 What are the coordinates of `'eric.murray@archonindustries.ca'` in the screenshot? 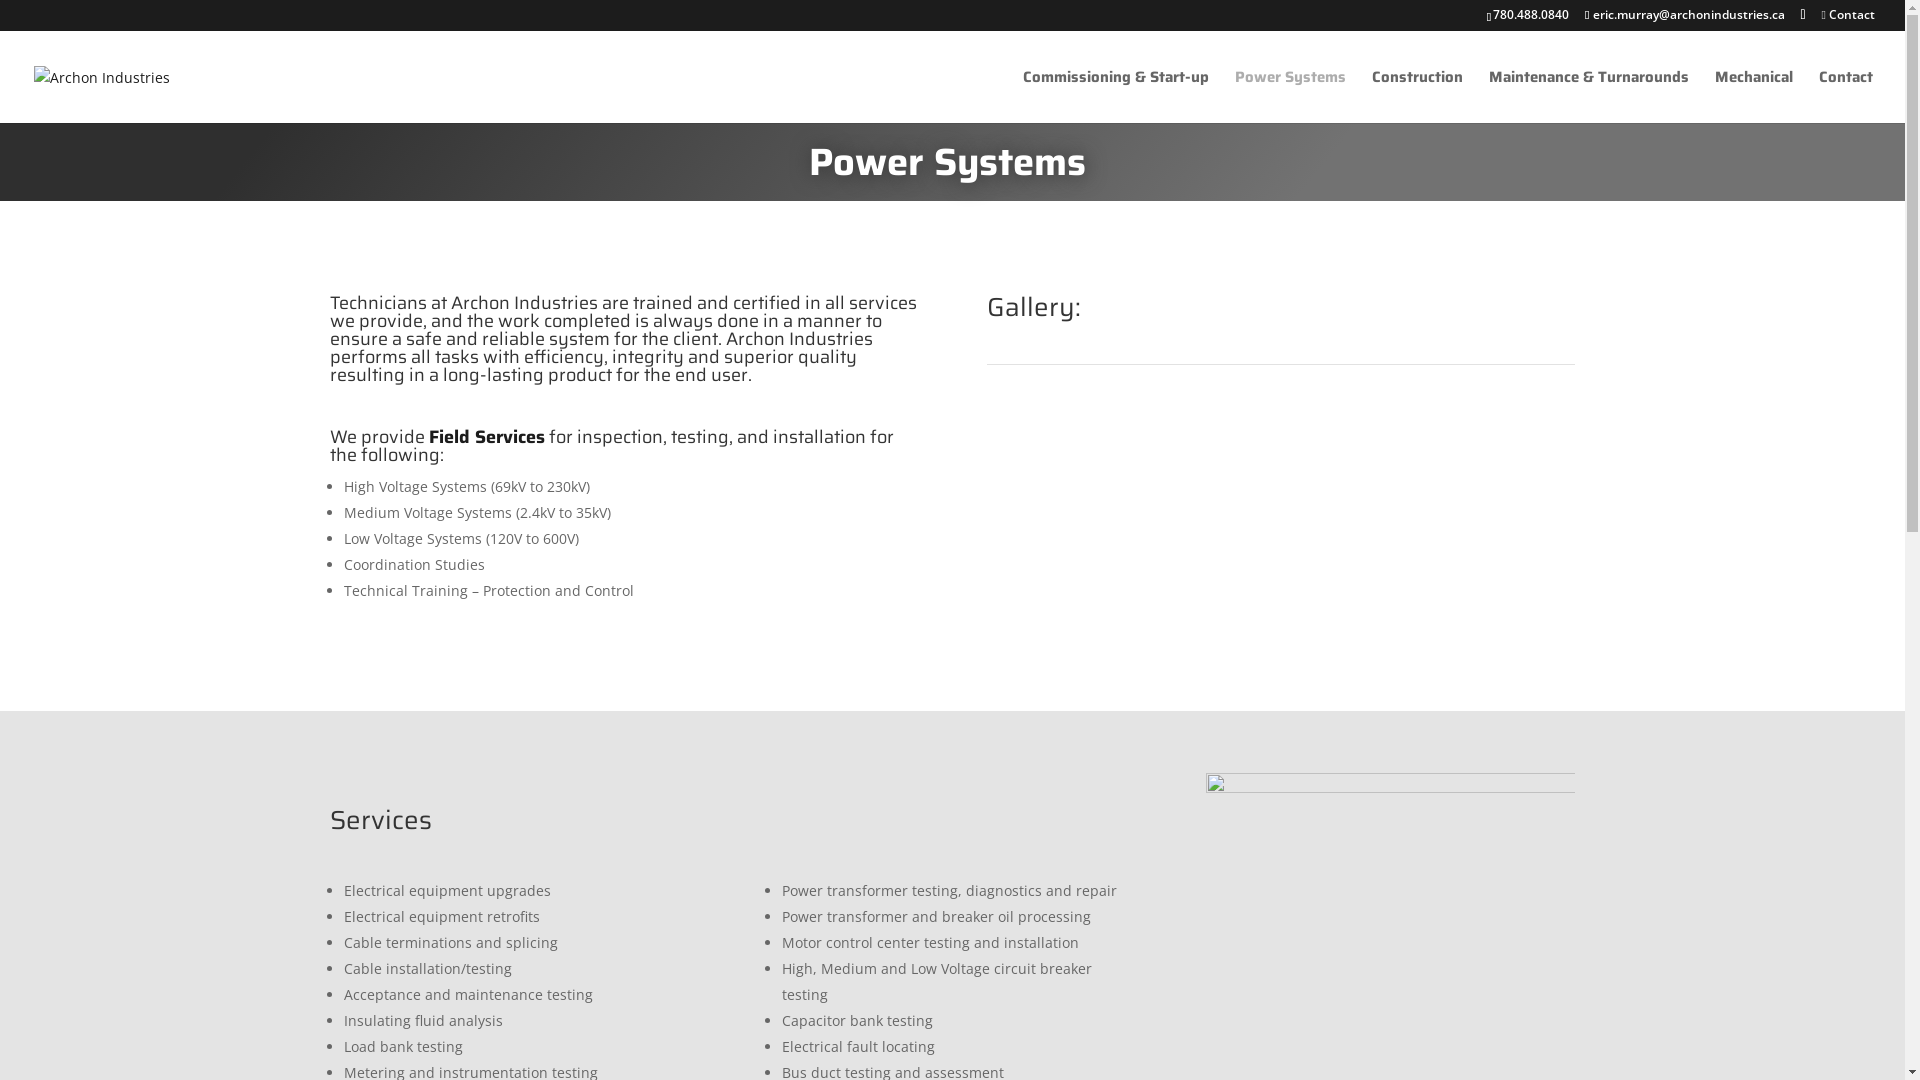 It's located at (1683, 14).